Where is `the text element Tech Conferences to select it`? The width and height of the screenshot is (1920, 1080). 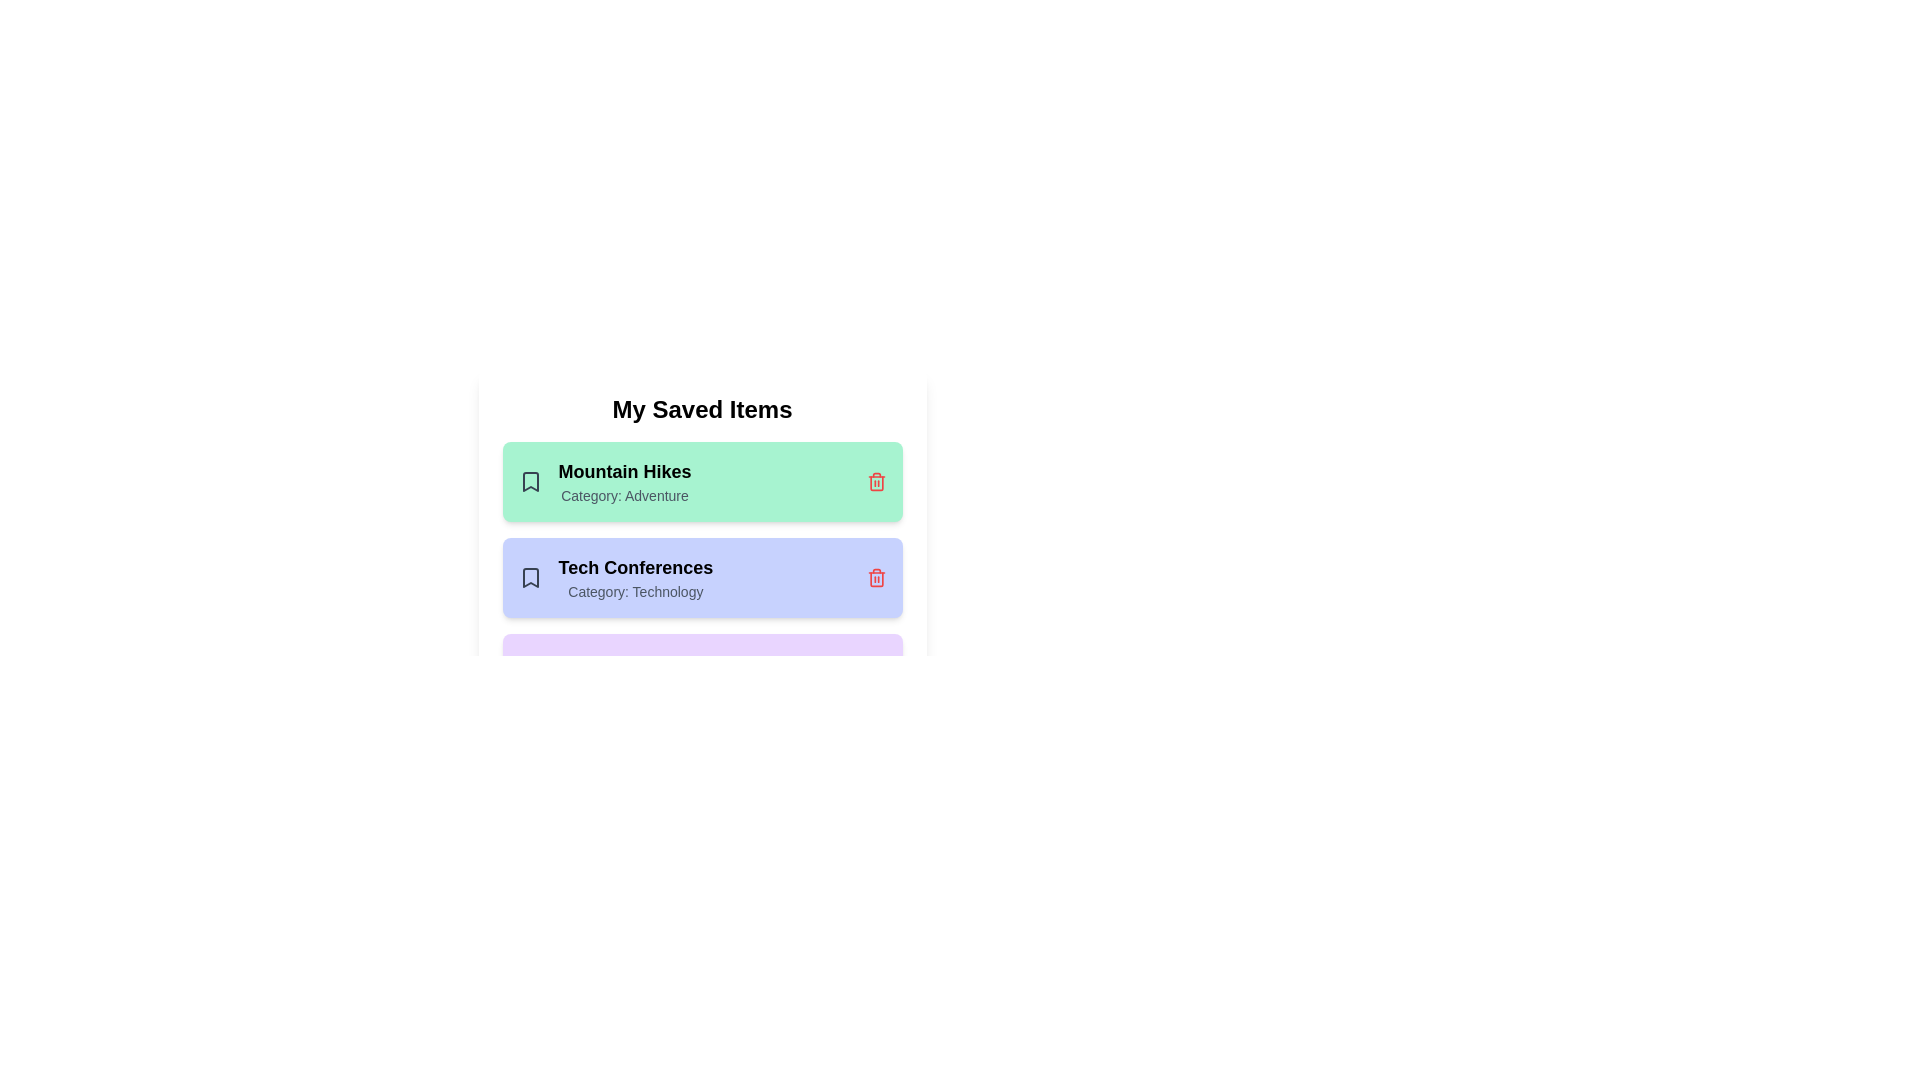
the text element Tech Conferences to select it is located at coordinates (633, 567).